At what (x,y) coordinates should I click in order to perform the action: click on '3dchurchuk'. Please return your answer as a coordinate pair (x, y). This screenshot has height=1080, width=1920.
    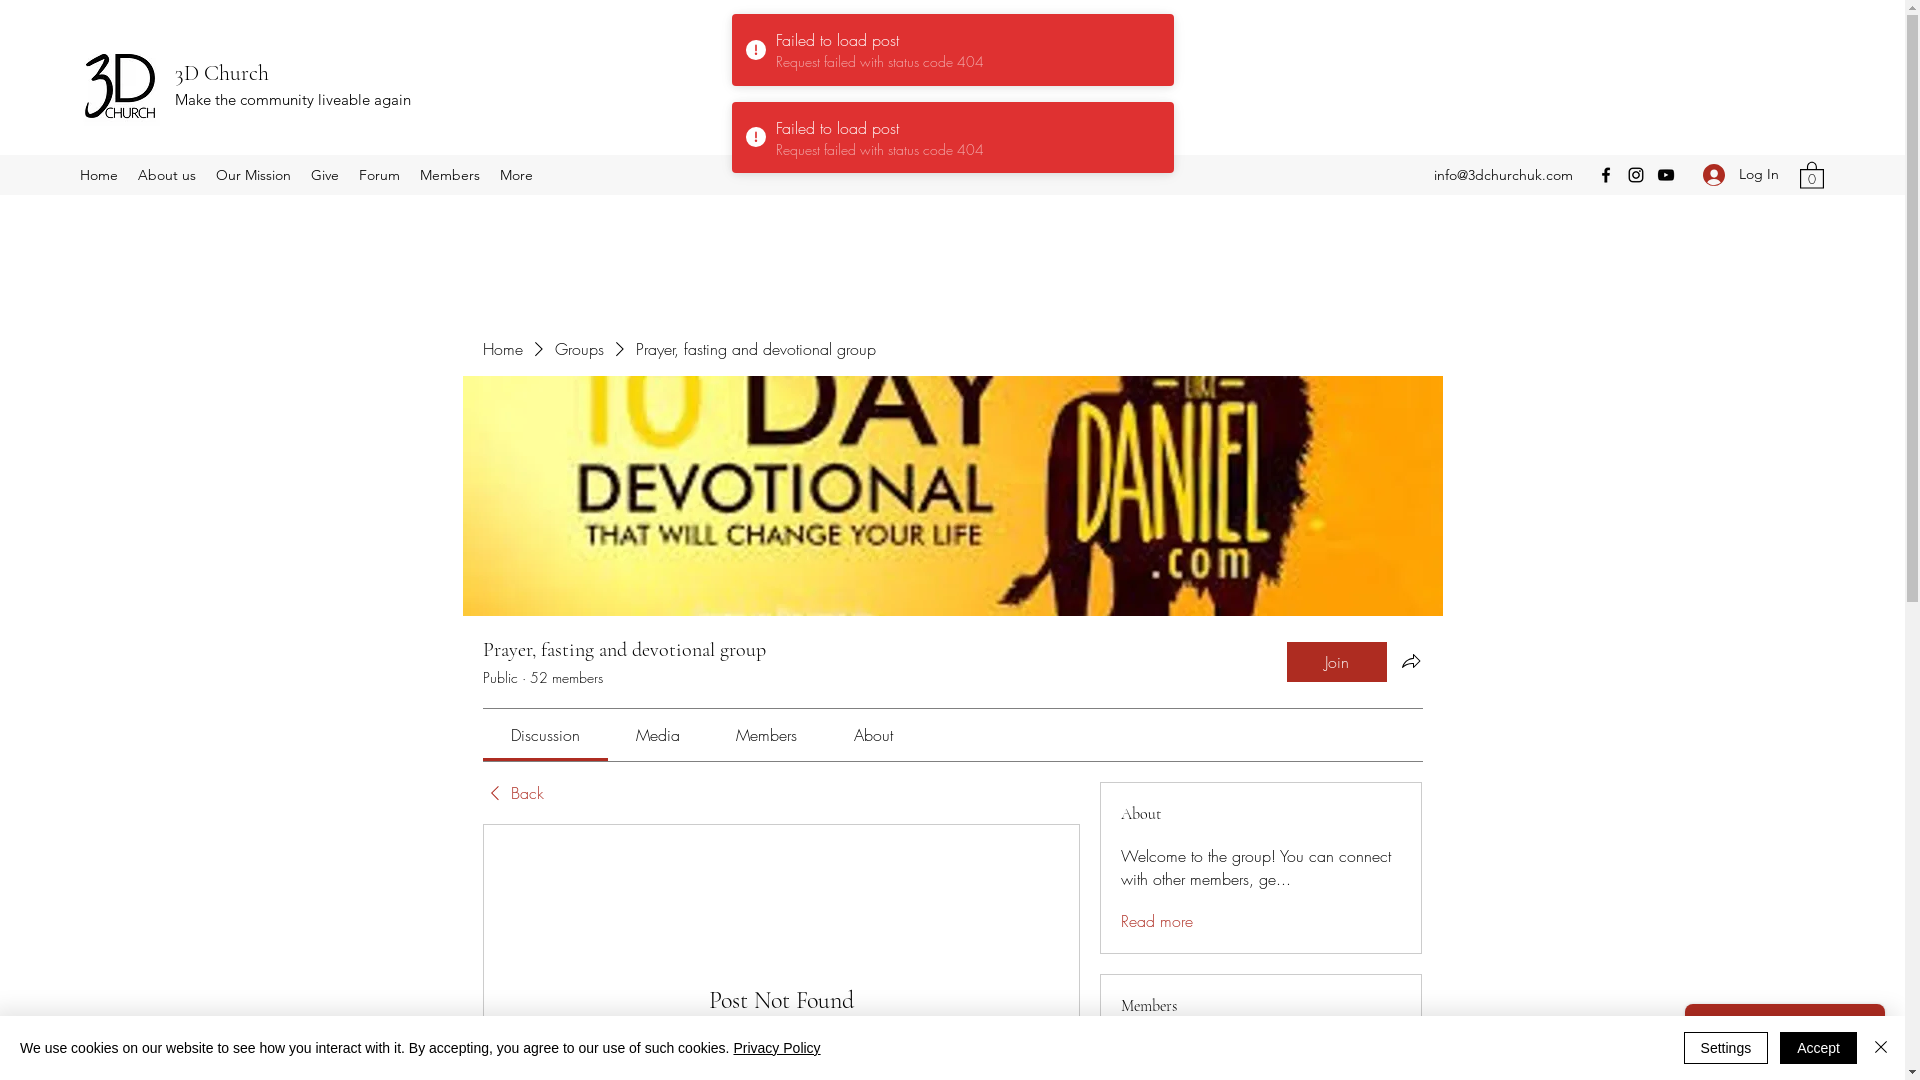
    Looking at the image, I should click on (1207, 1048).